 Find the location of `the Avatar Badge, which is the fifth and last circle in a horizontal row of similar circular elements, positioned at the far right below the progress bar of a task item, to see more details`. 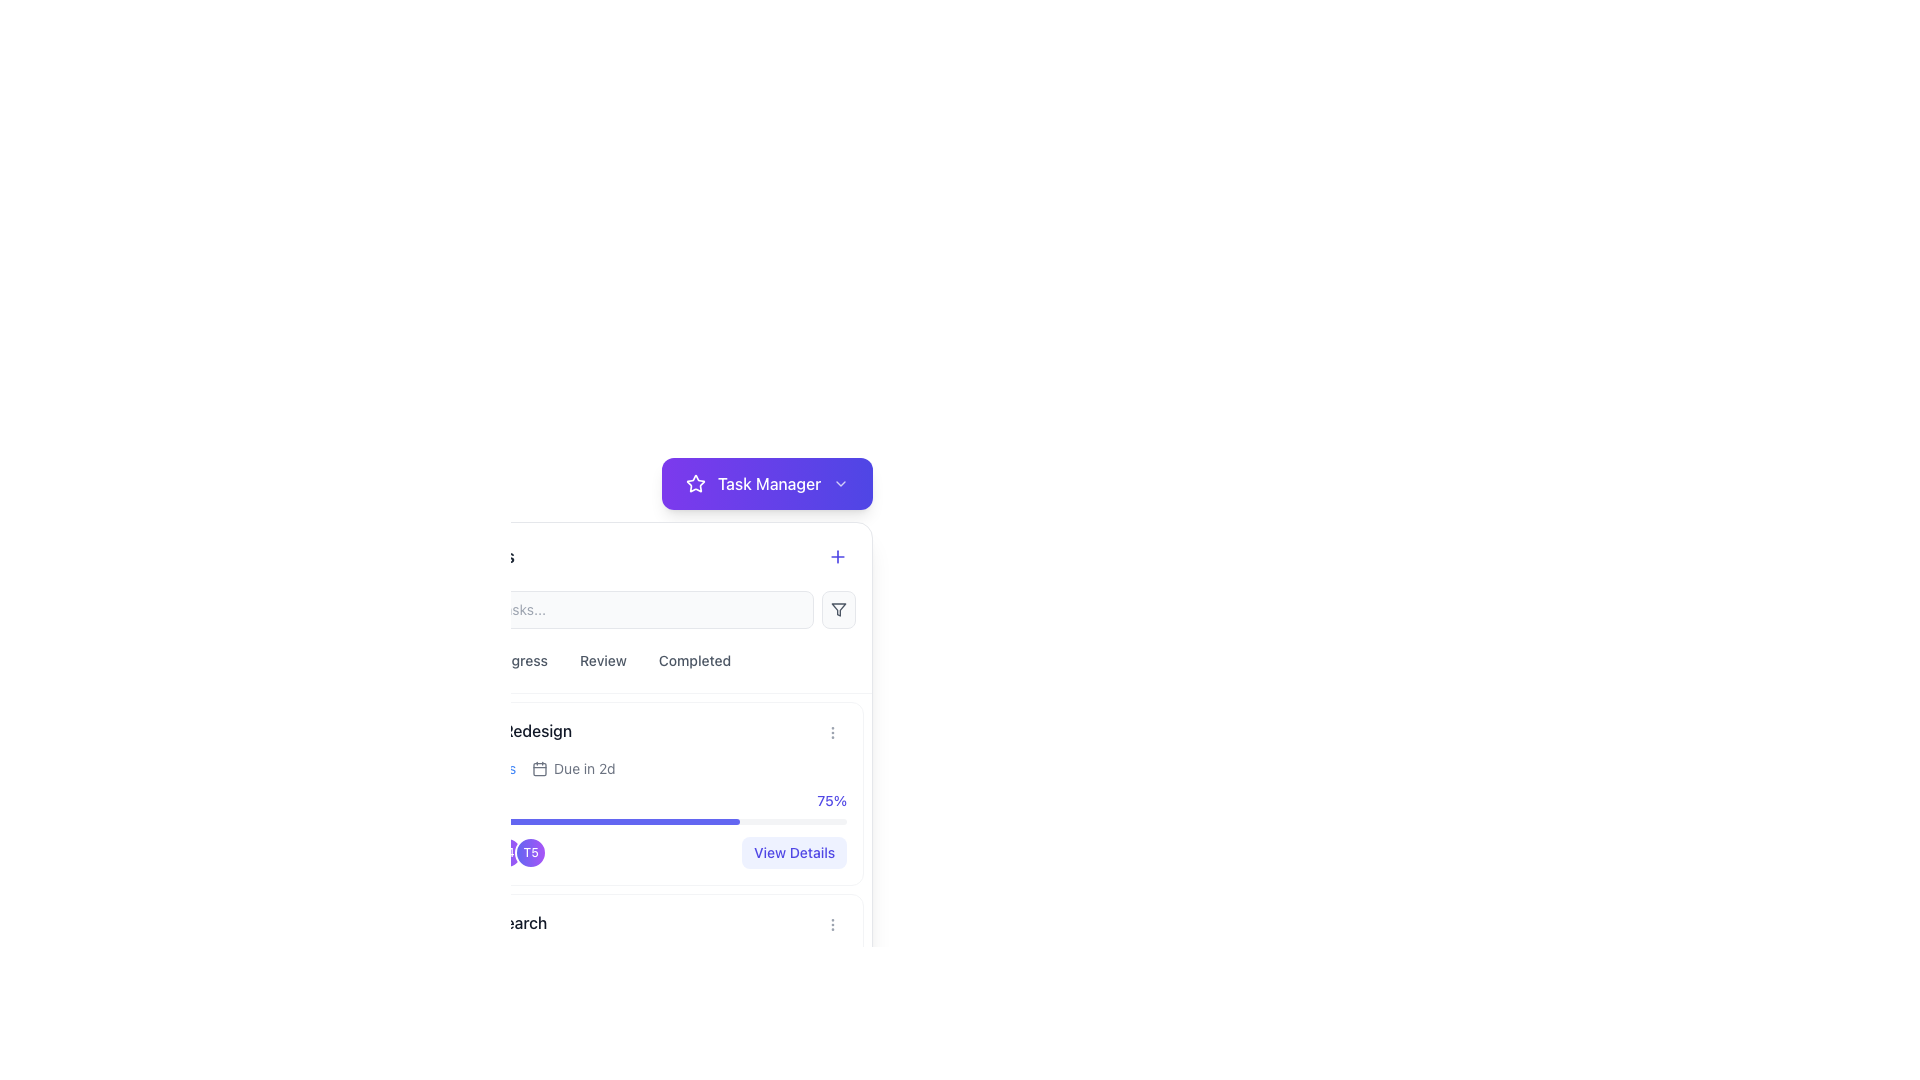

the Avatar Badge, which is the fifth and last circle in a horizontal row of similar circular elements, positioned at the far right below the progress bar of a task item, to see more details is located at coordinates (531, 852).